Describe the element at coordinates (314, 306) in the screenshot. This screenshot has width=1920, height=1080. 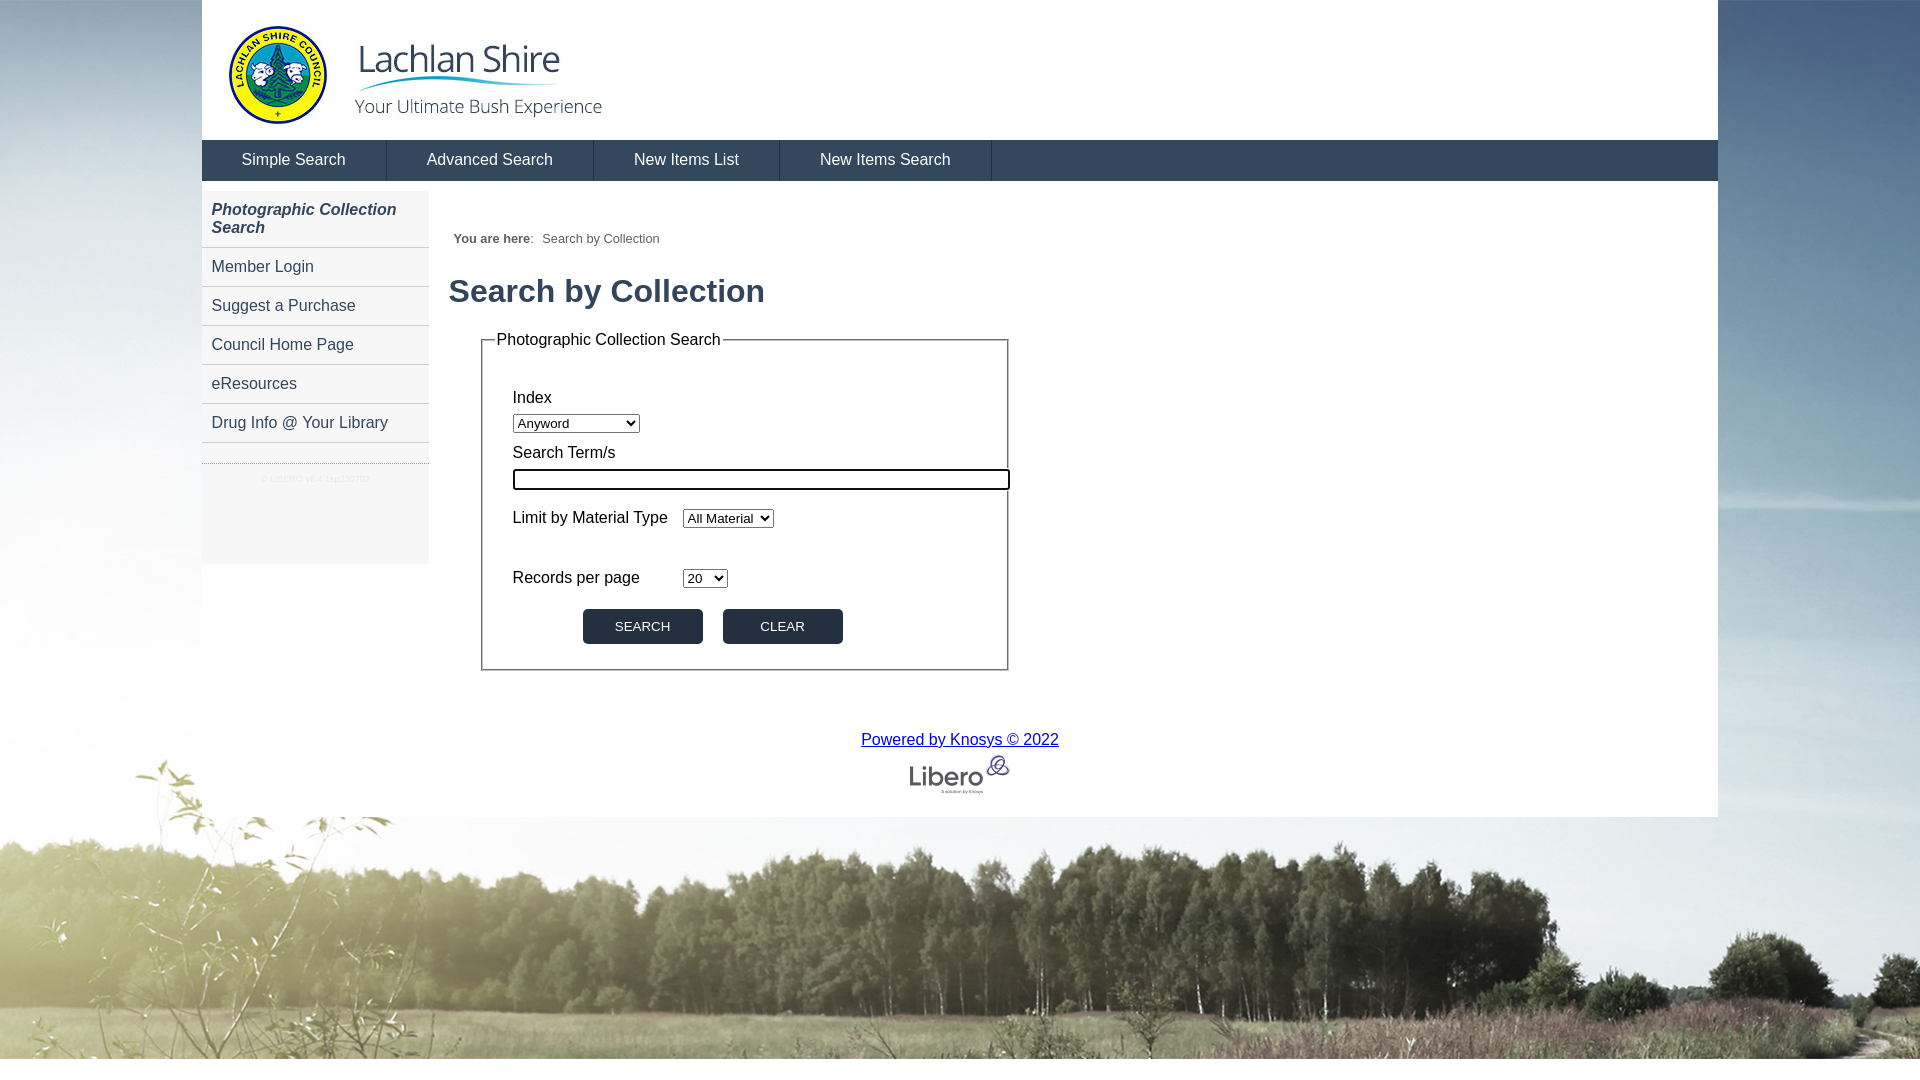
I see `'Suggest a Purchase'` at that location.